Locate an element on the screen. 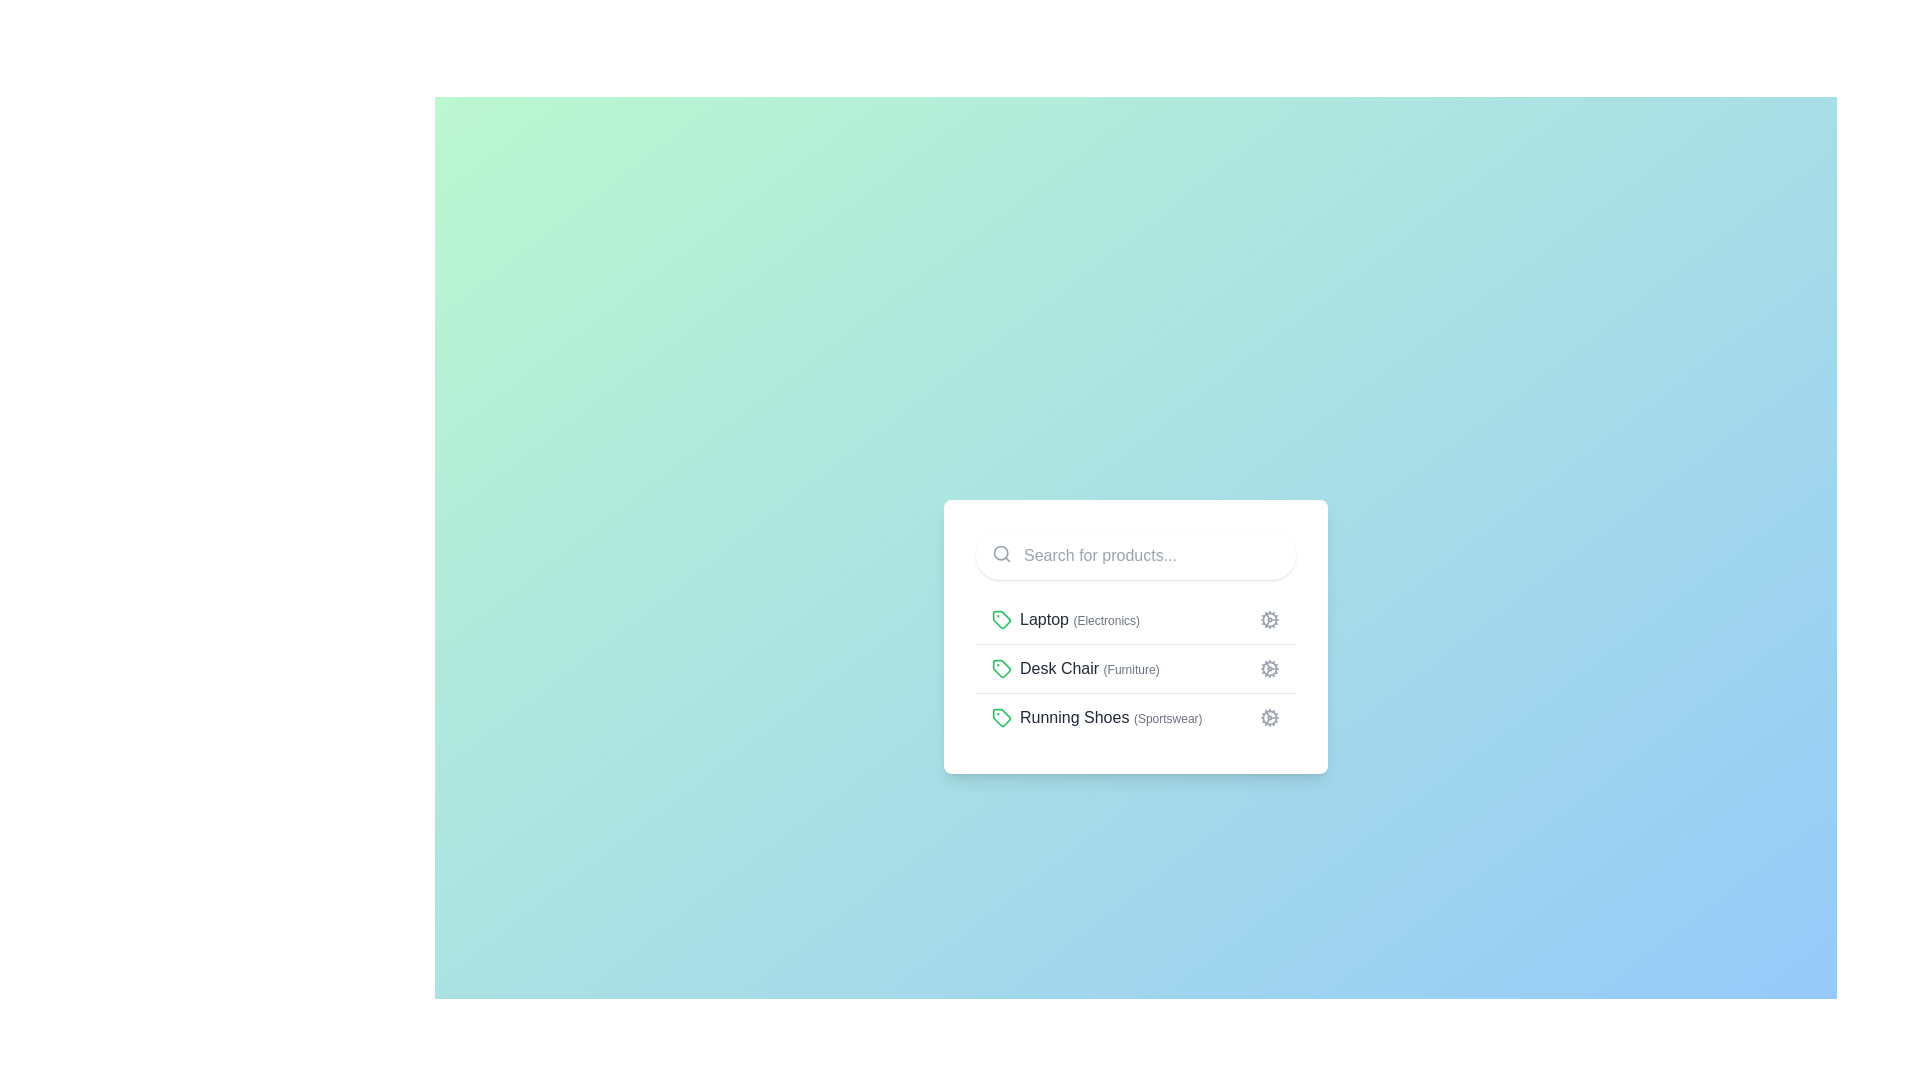 This screenshot has height=1080, width=1920. the outermost circular part of the cog-shaped icon located to the right of the 'Desk Chair (Furniture)' list item is located at coordinates (1269, 668).